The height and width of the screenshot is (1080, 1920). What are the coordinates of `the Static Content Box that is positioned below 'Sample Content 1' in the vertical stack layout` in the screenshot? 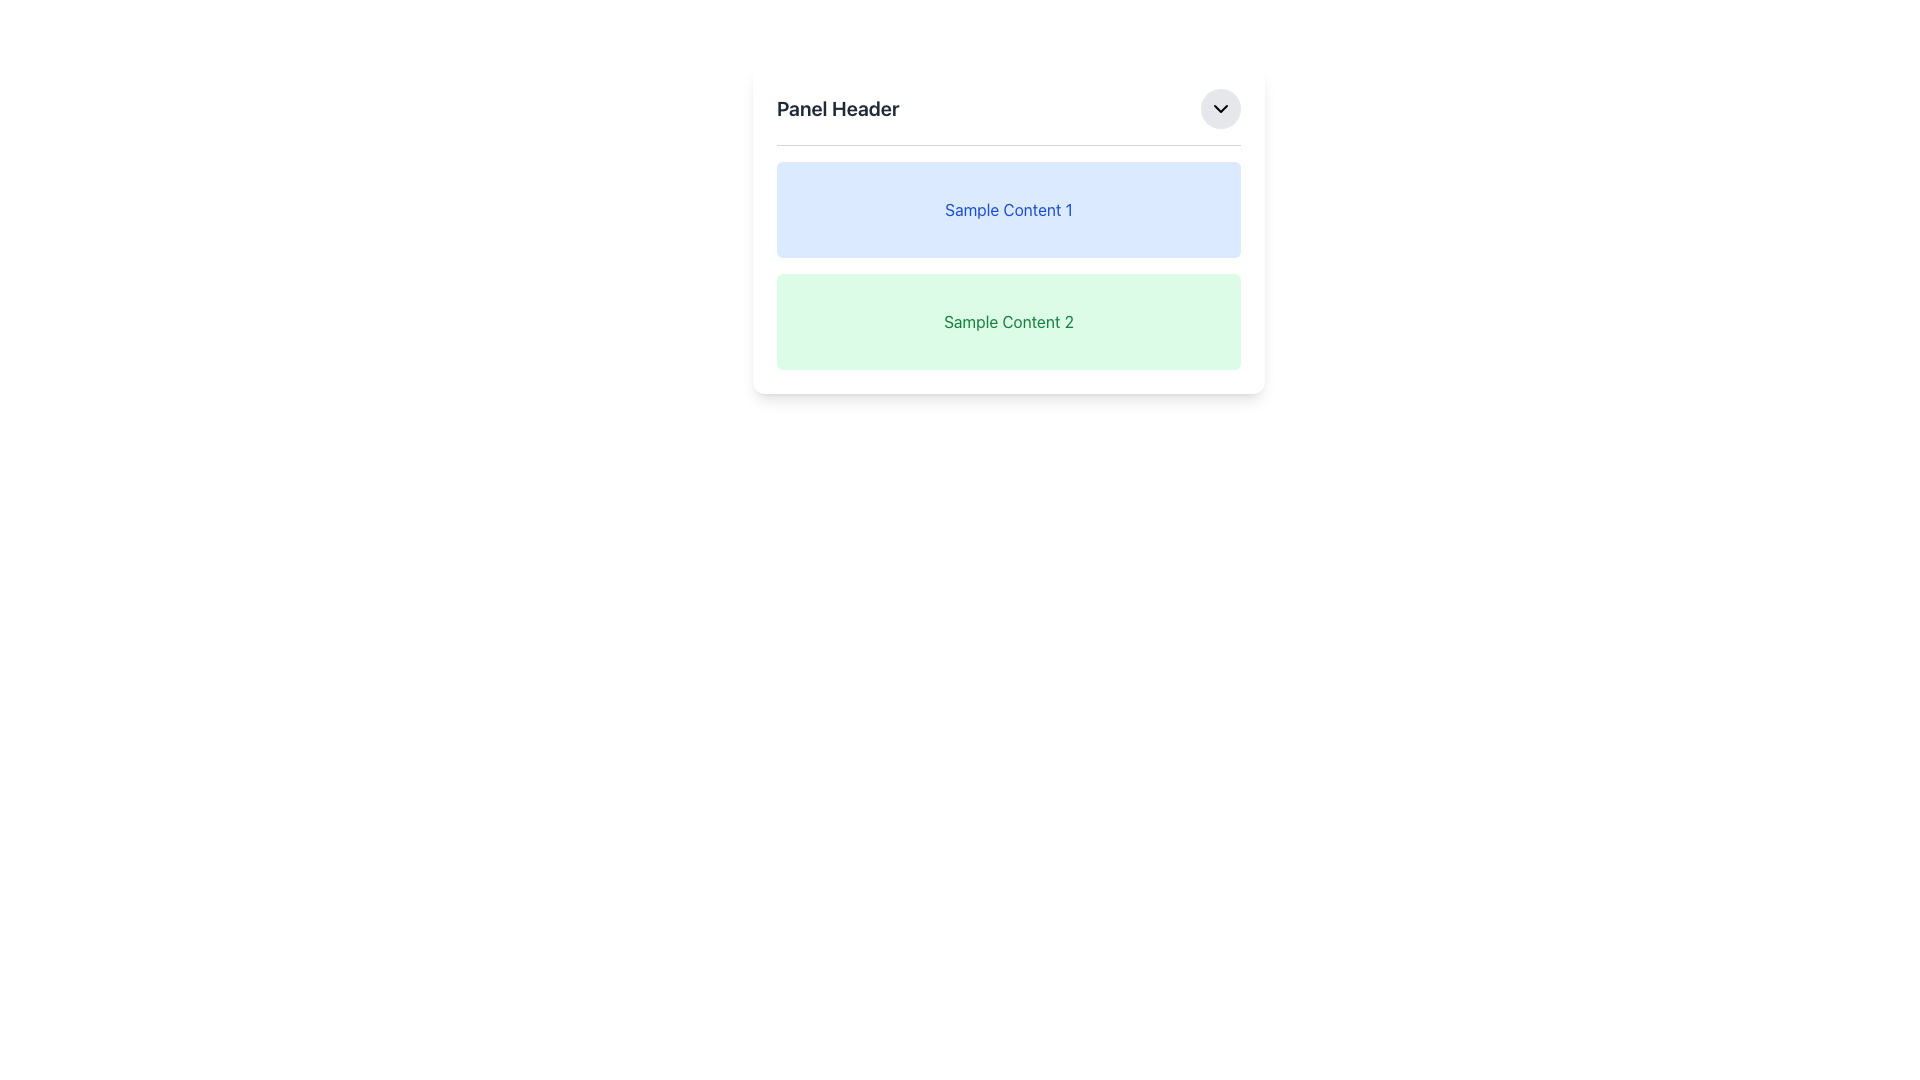 It's located at (1008, 320).